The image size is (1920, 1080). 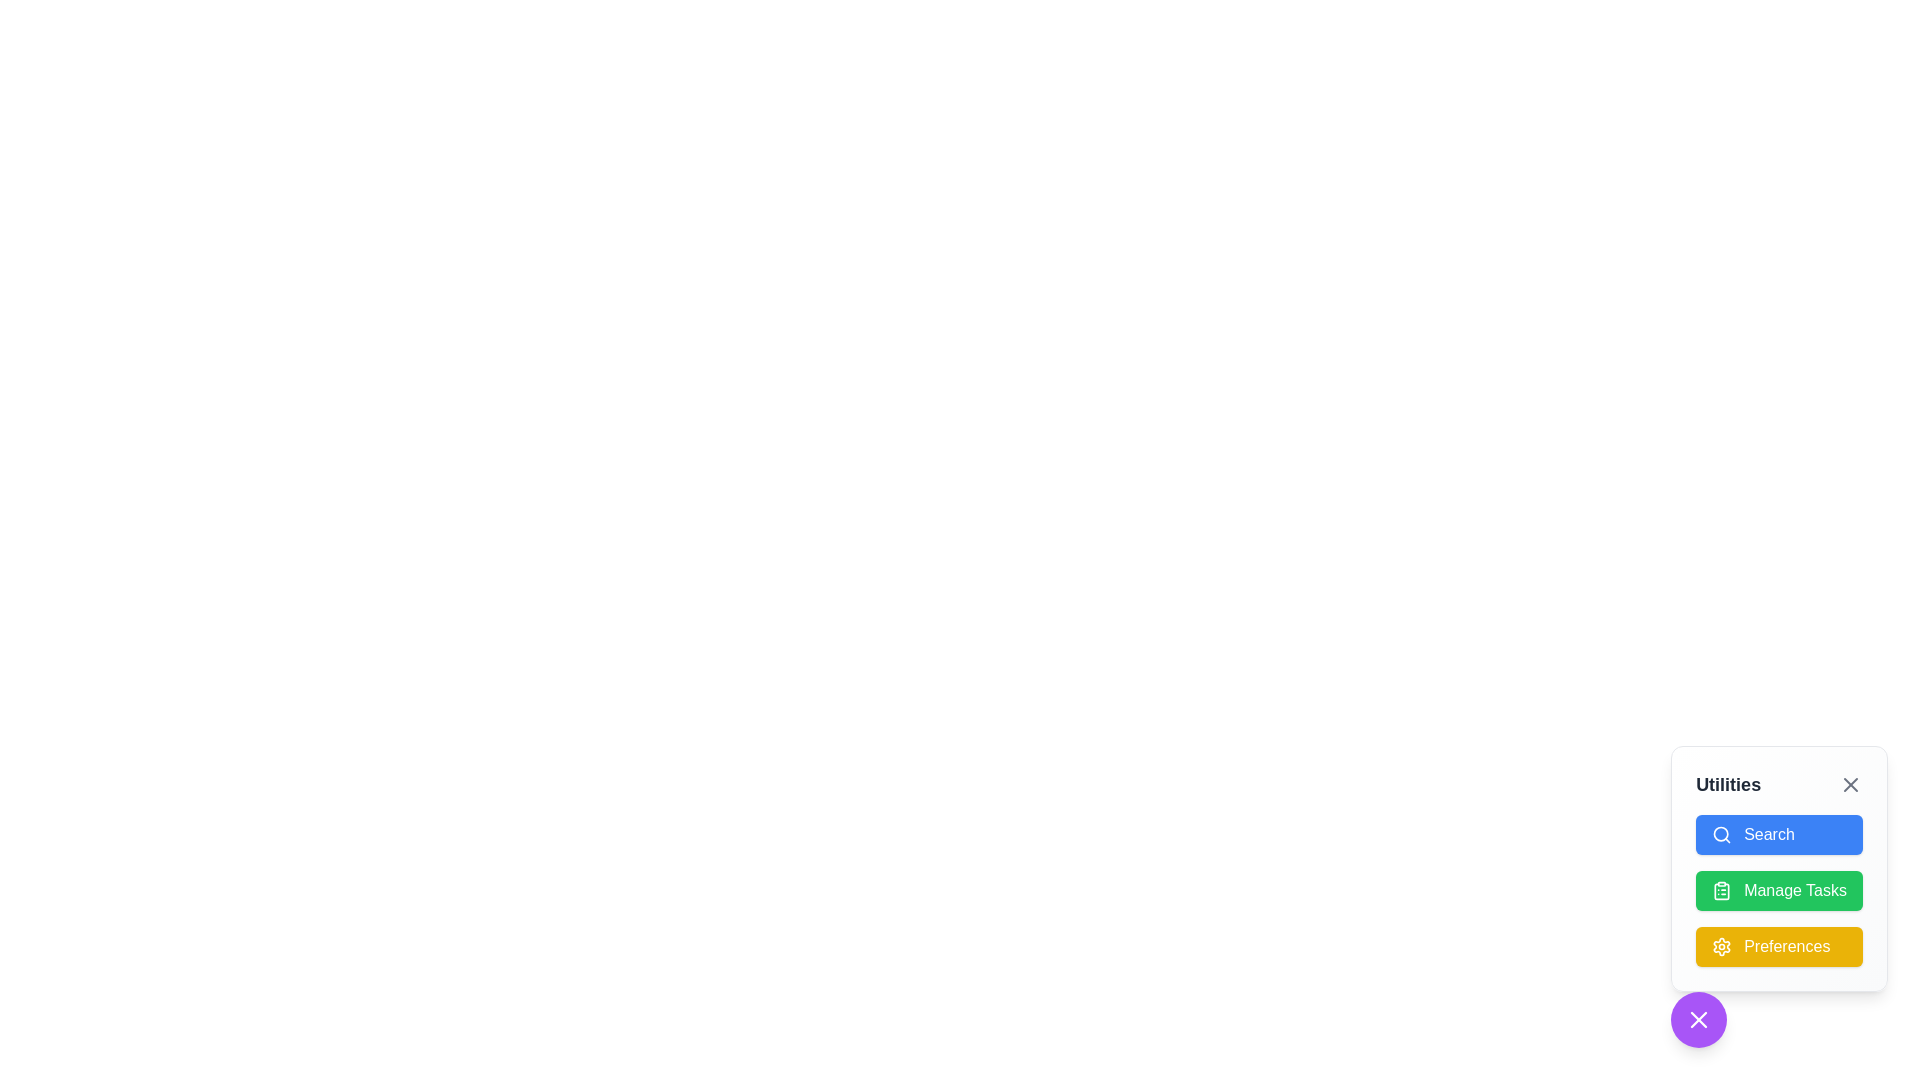 What do you see at coordinates (1779, 867) in the screenshot?
I see `the green 'Manage Tasks' button located in the bottom-right corner of the interface, which is the second button in a series of three vertically-stacked buttons` at bounding box center [1779, 867].